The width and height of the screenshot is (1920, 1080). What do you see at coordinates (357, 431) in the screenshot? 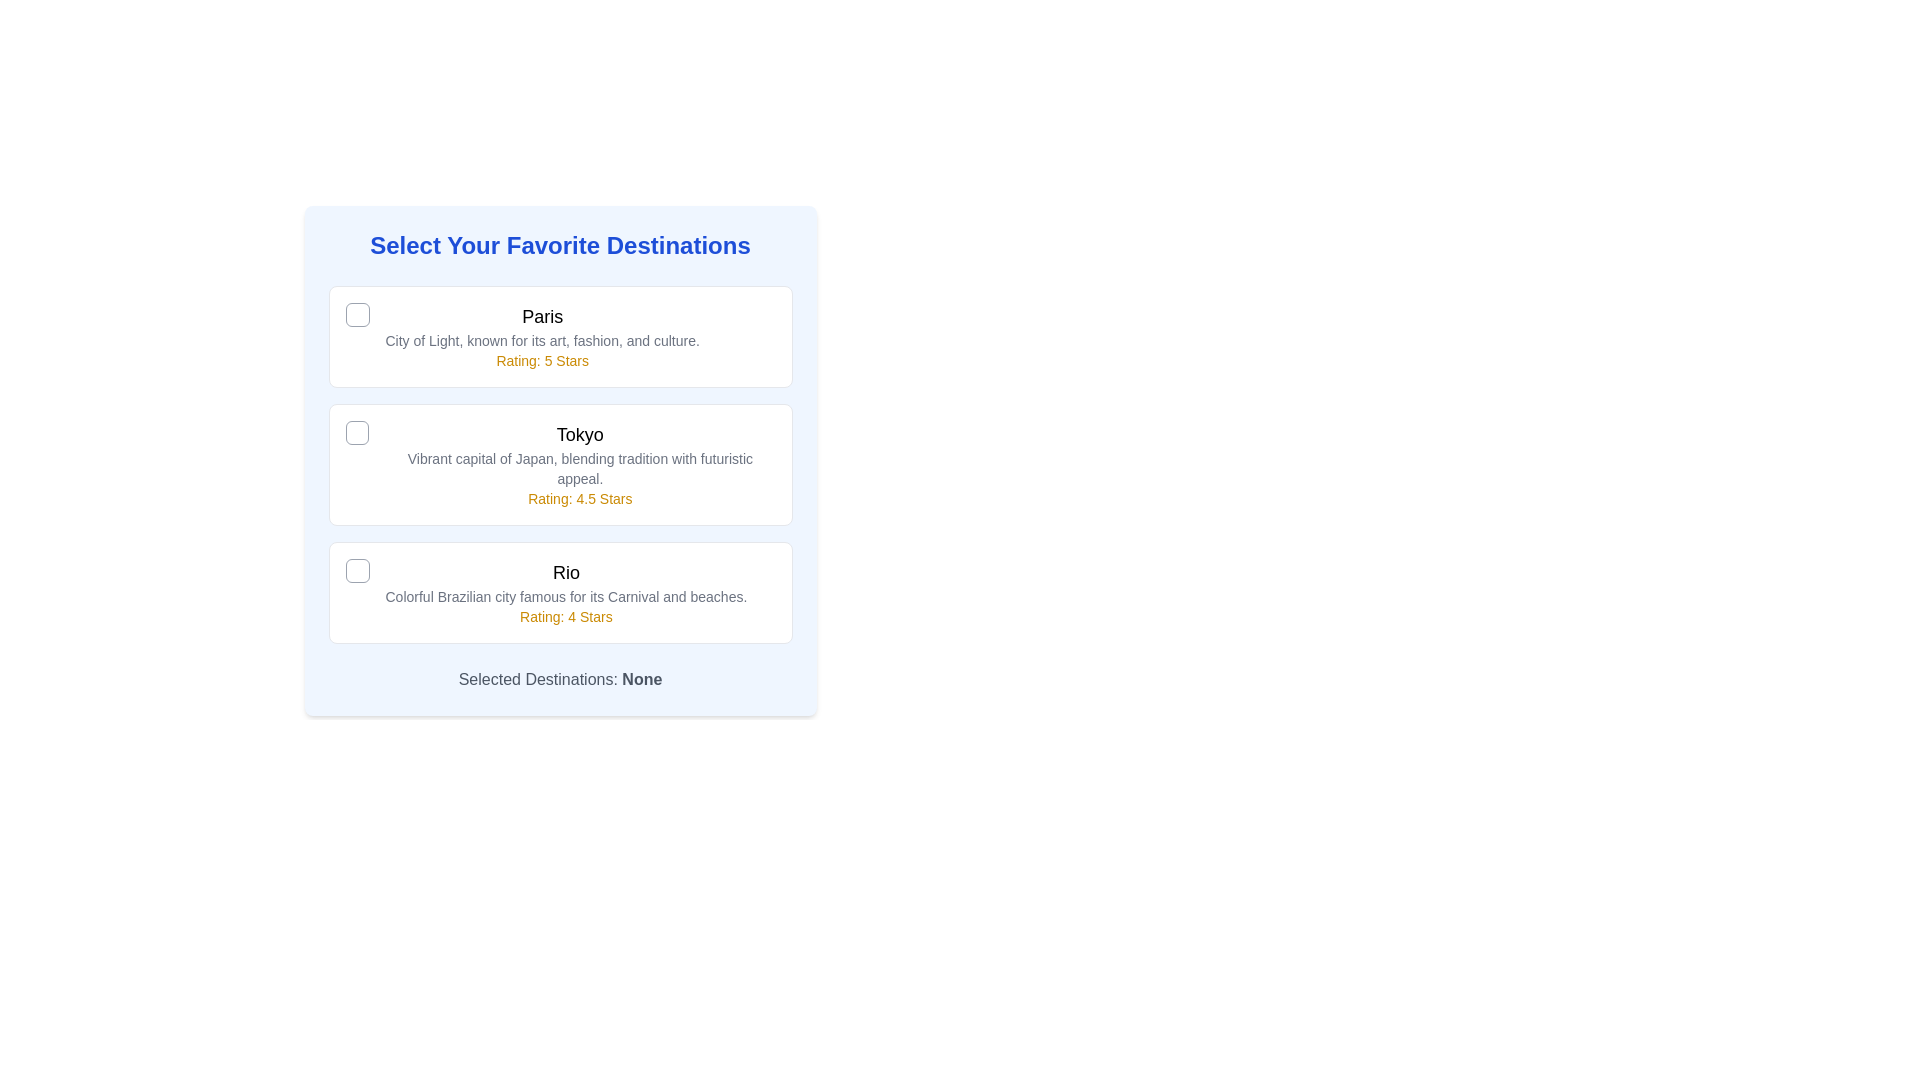
I see `the checkbox located to the left of the text 'Tokyo'` at bounding box center [357, 431].